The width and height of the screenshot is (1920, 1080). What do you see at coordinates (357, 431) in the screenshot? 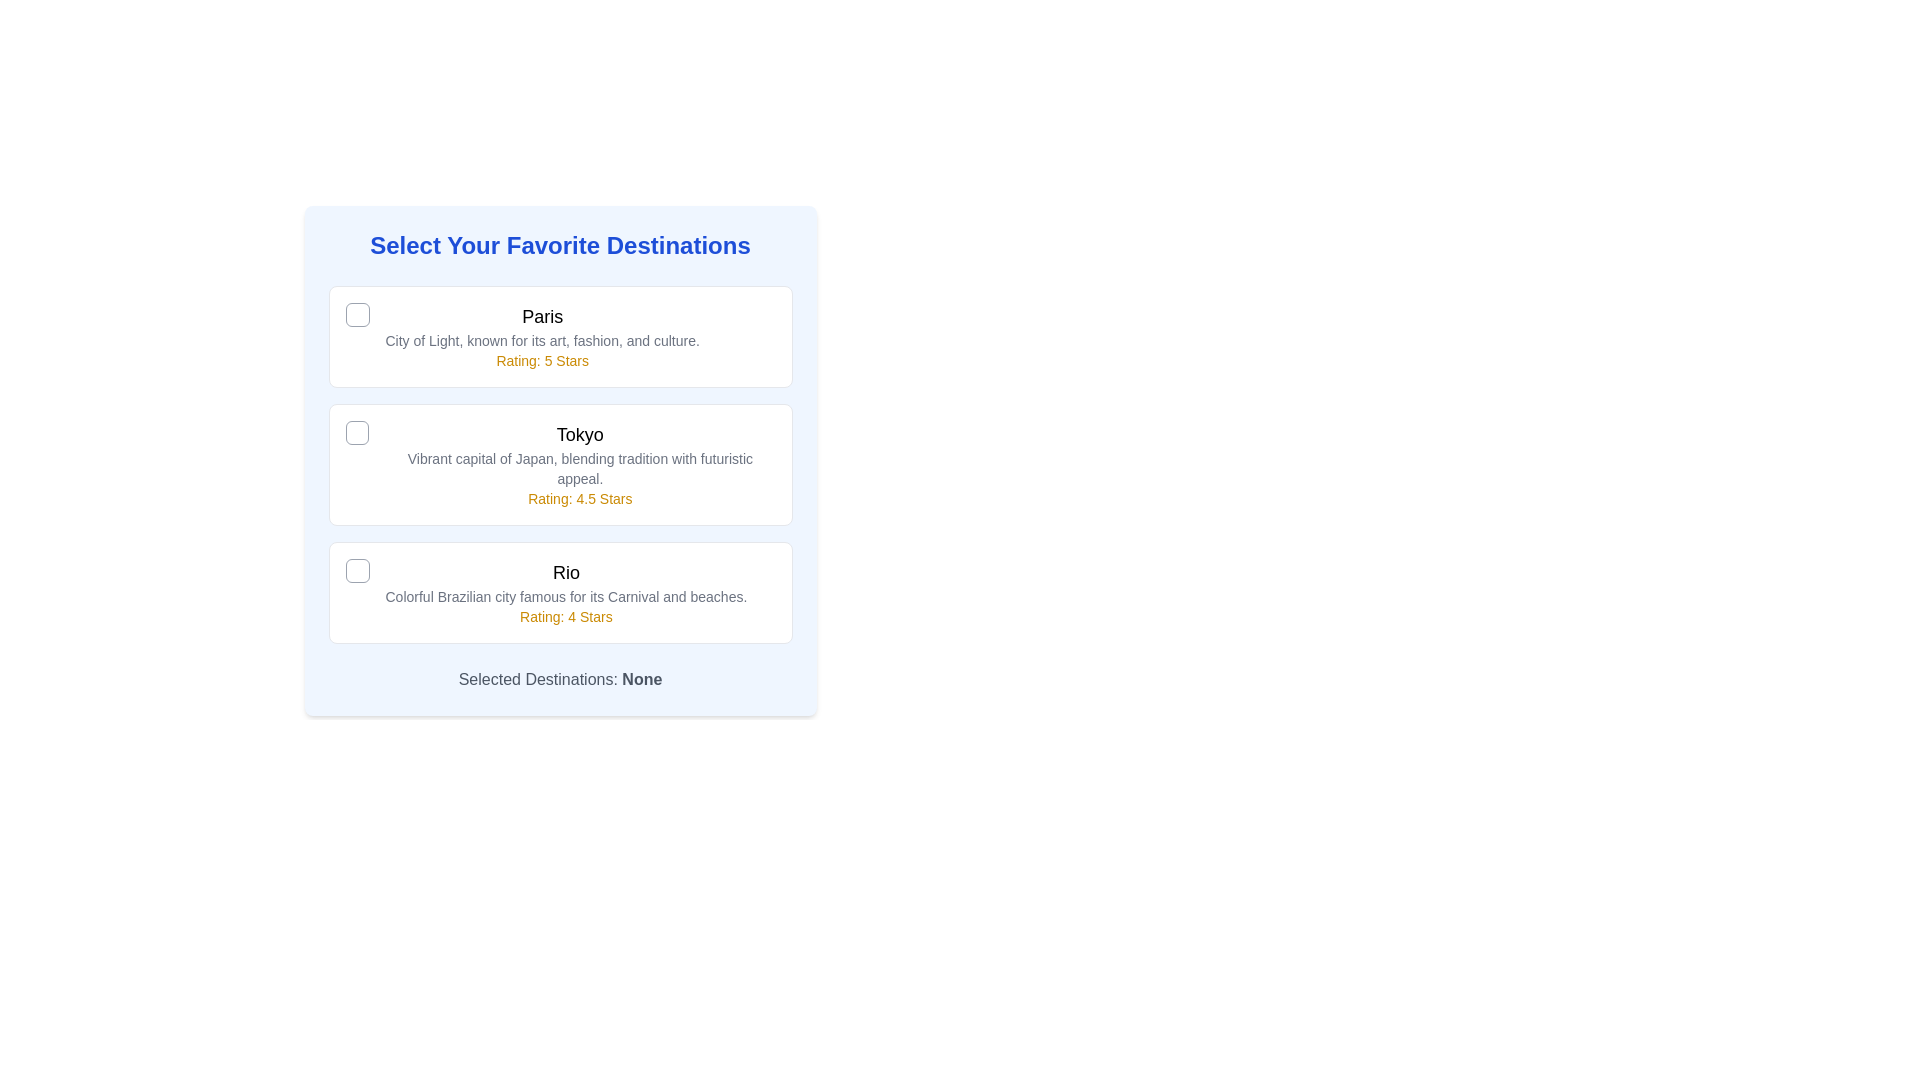
I see `the checkbox located to the left of the text 'Tokyo'` at bounding box center [357, 431].